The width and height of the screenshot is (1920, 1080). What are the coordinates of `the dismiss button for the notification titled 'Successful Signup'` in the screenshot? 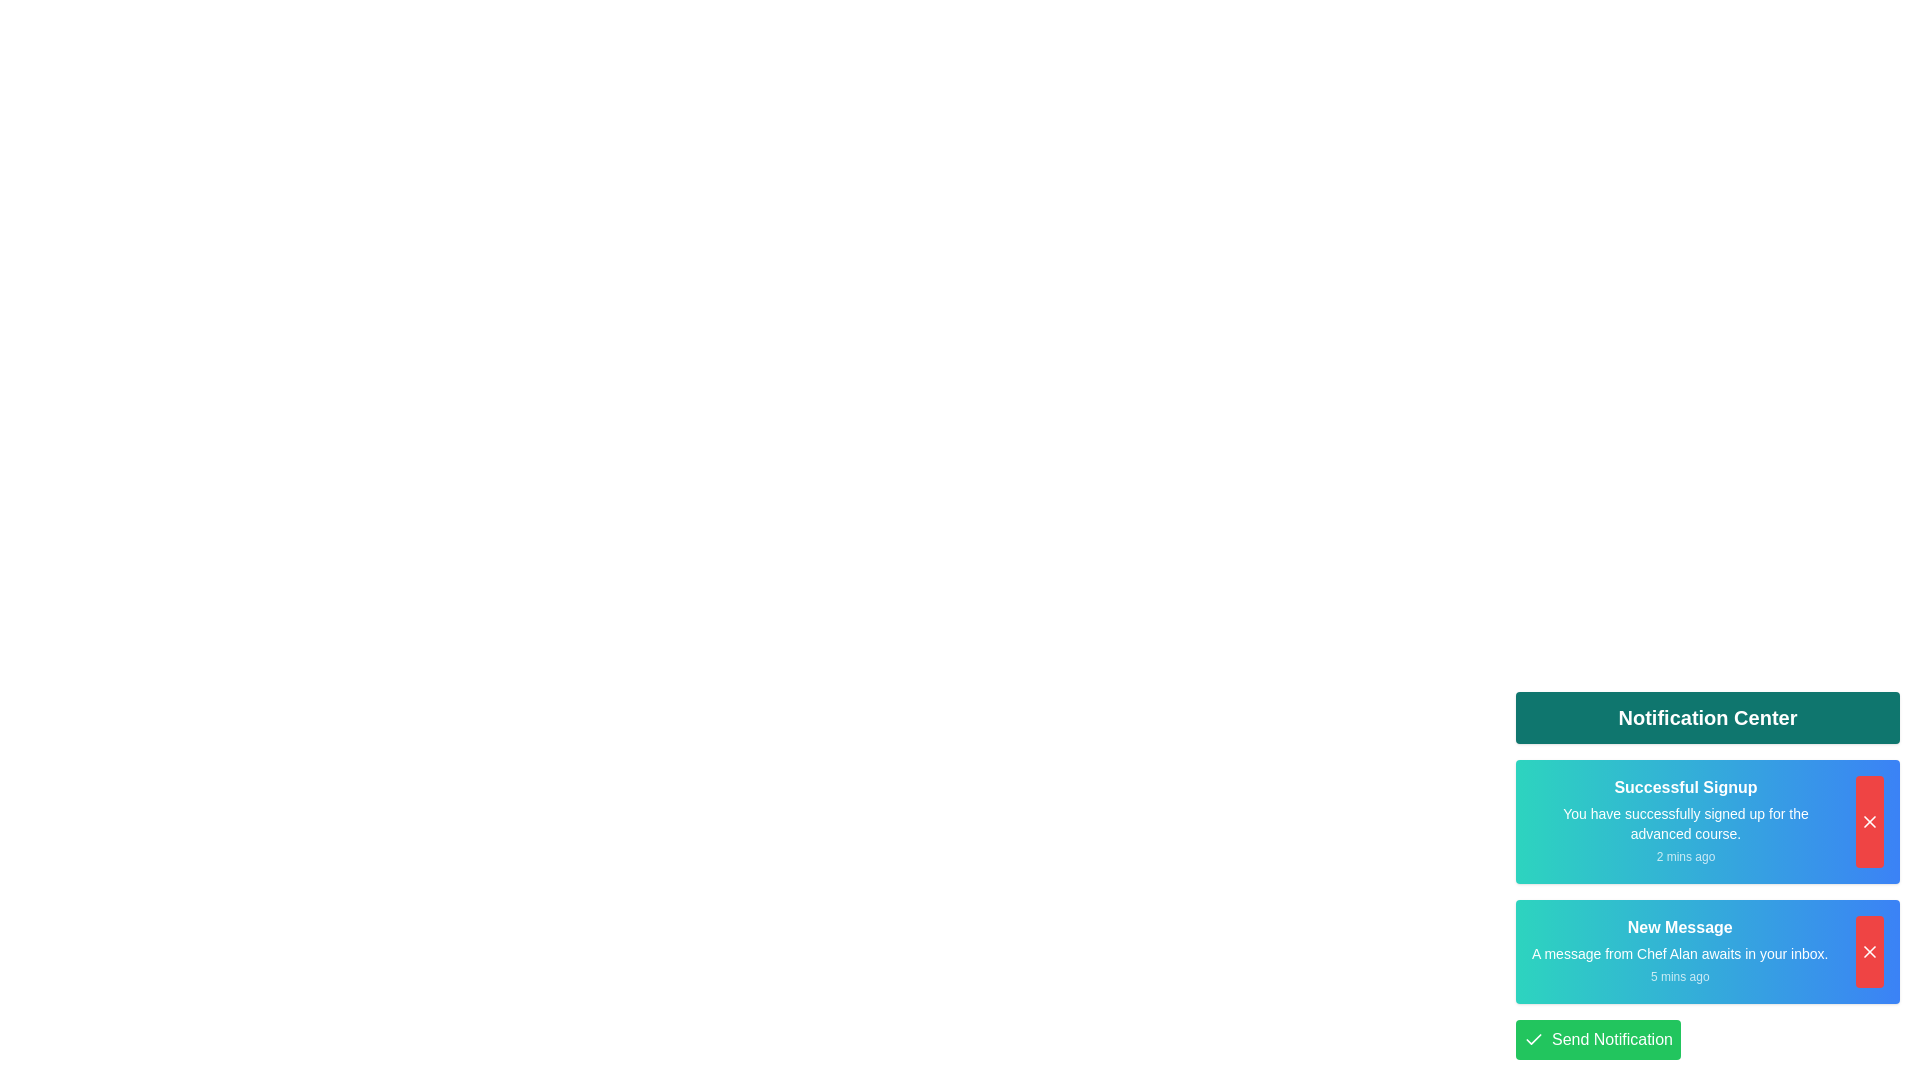 It's located at (1869, 821).